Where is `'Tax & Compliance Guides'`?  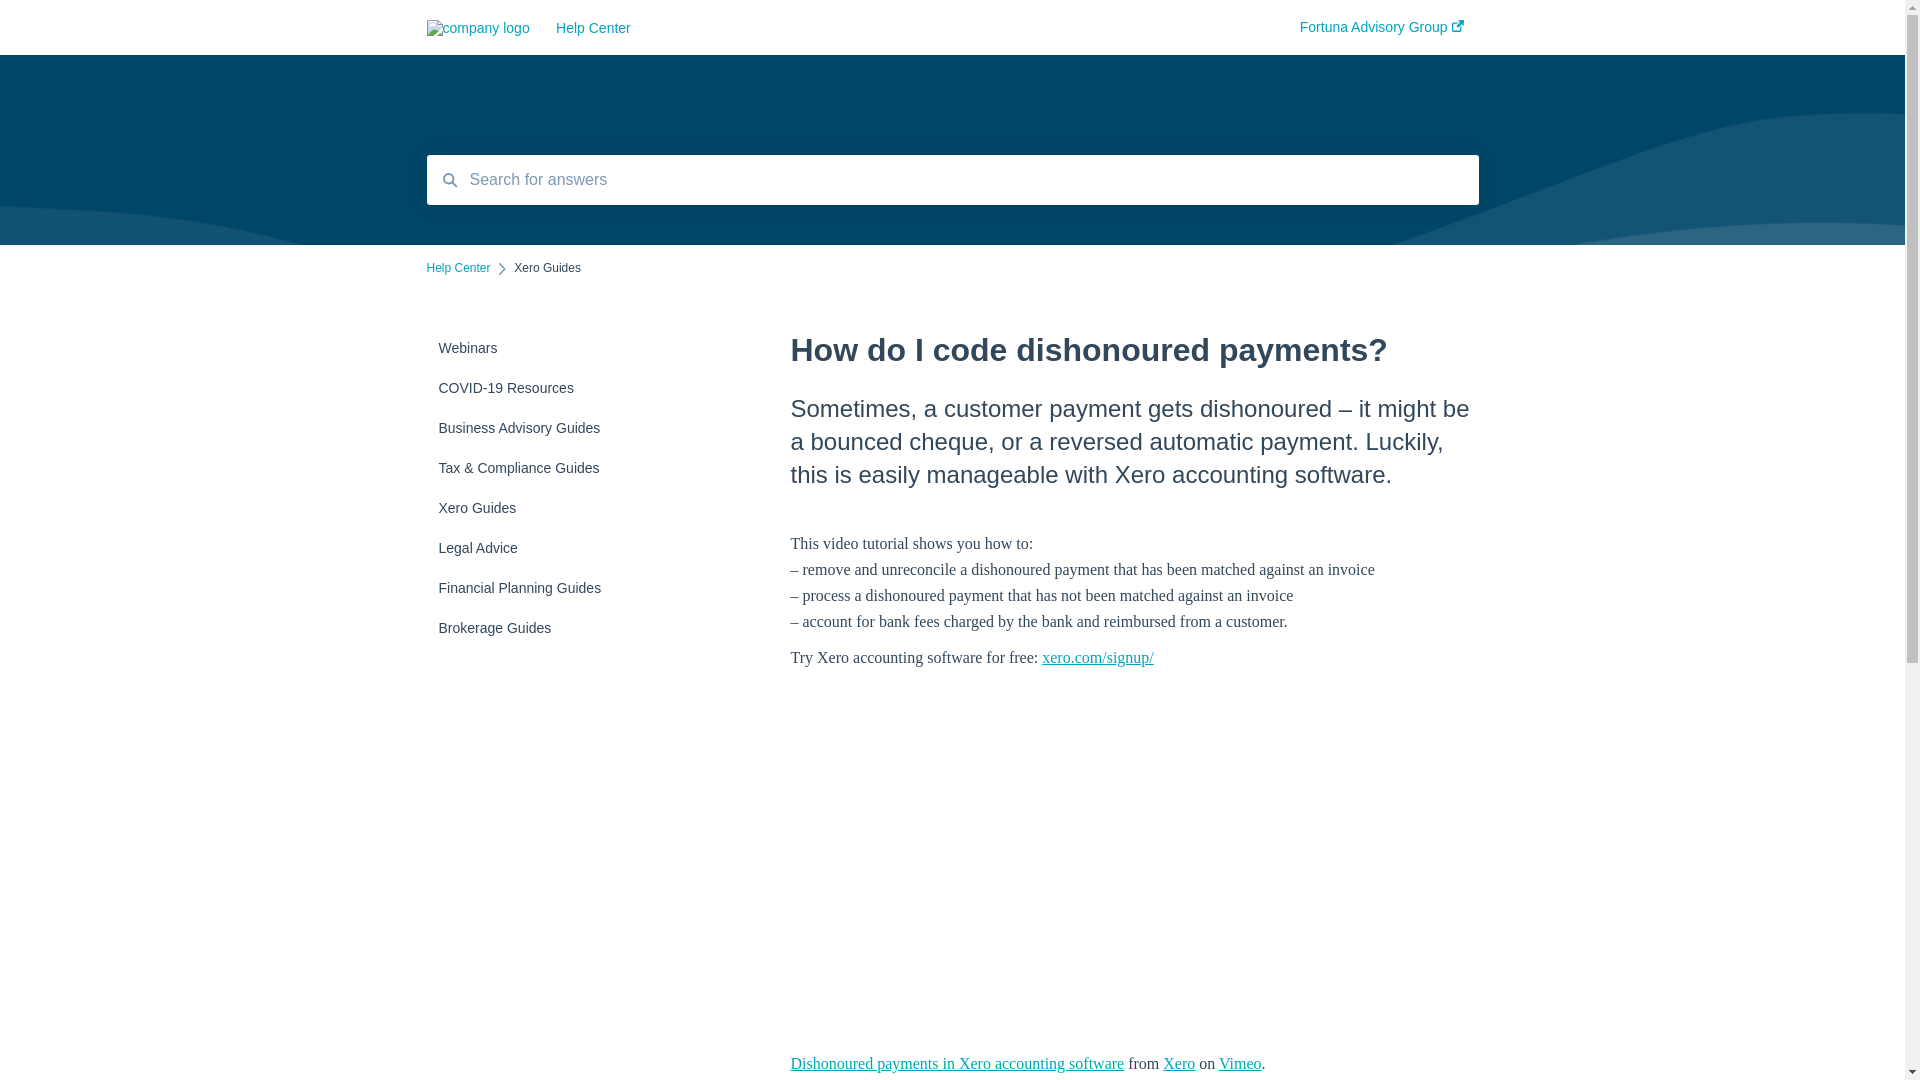
'Tax & Compliance Guides' is located at coordinates (546, 467).